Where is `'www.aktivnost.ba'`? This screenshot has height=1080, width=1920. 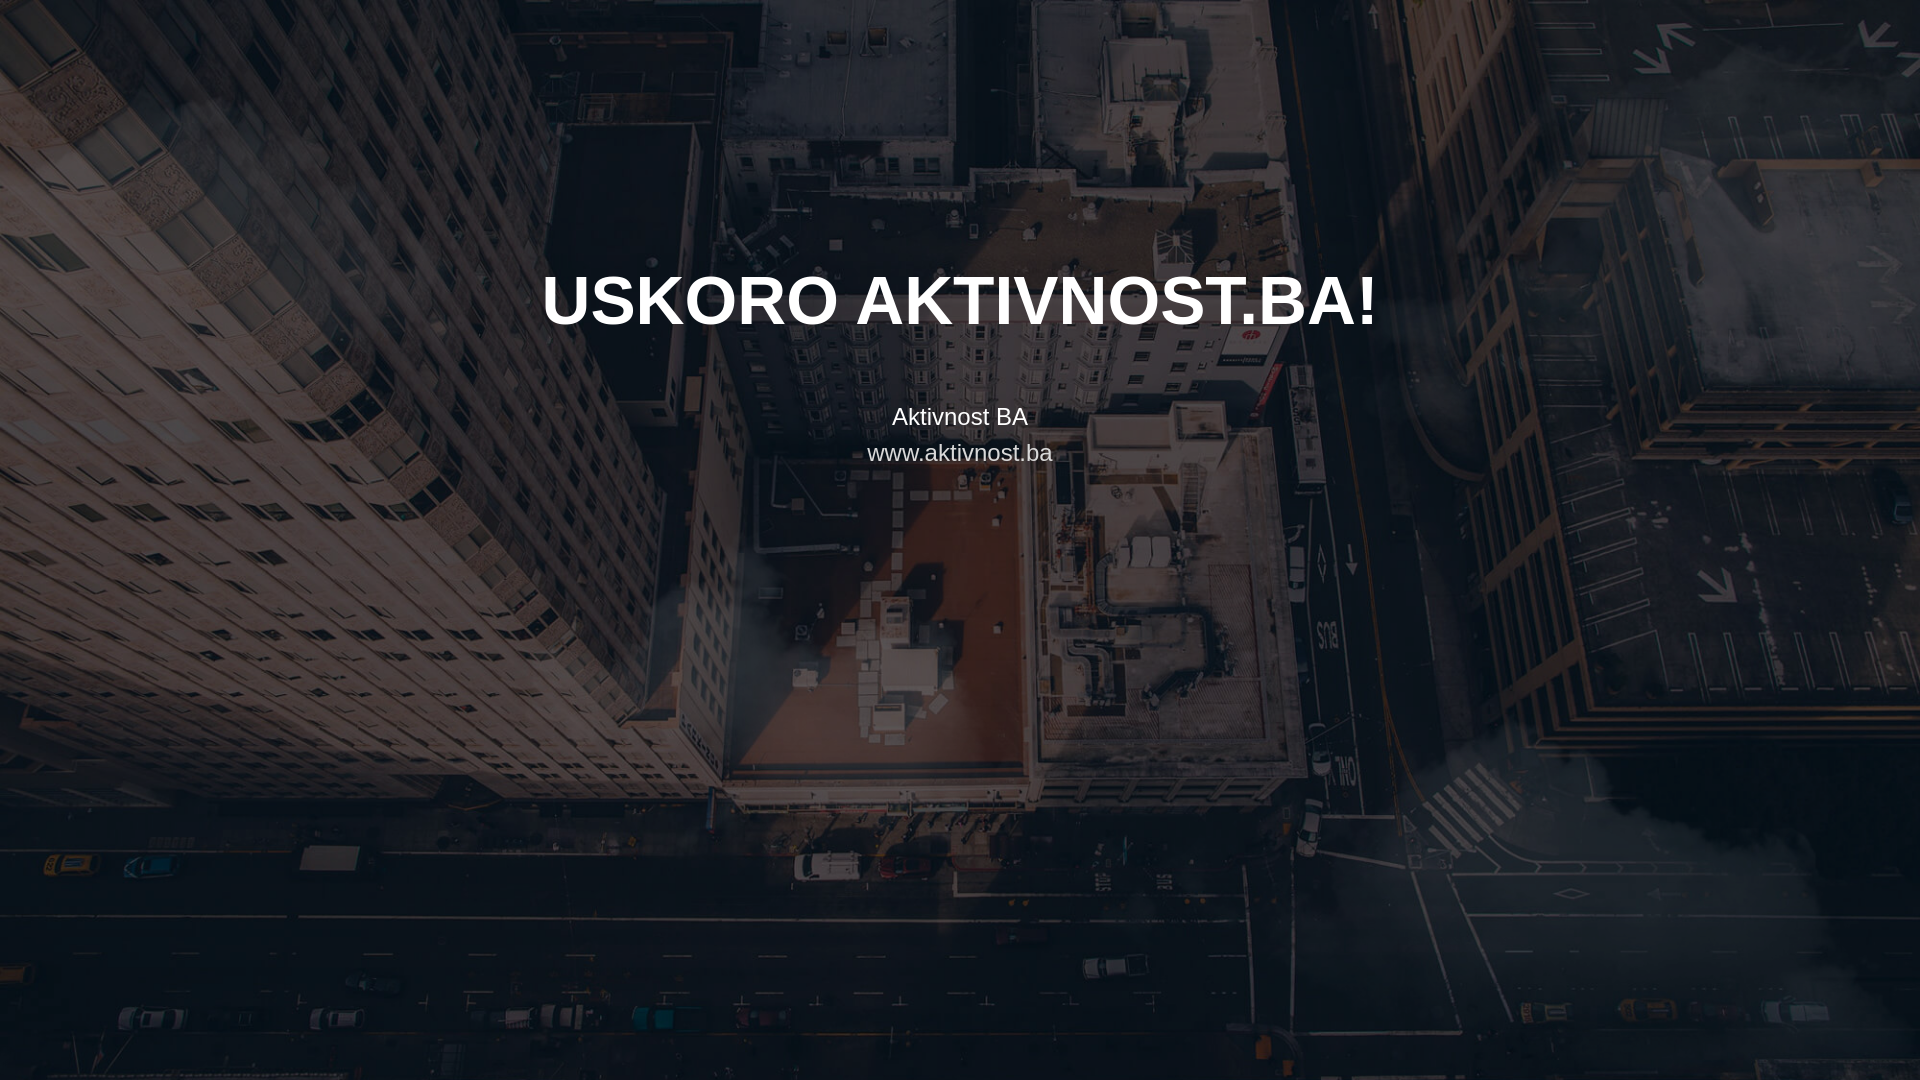
'www.aktivnost.ba' is located at coordinates (958, 452).